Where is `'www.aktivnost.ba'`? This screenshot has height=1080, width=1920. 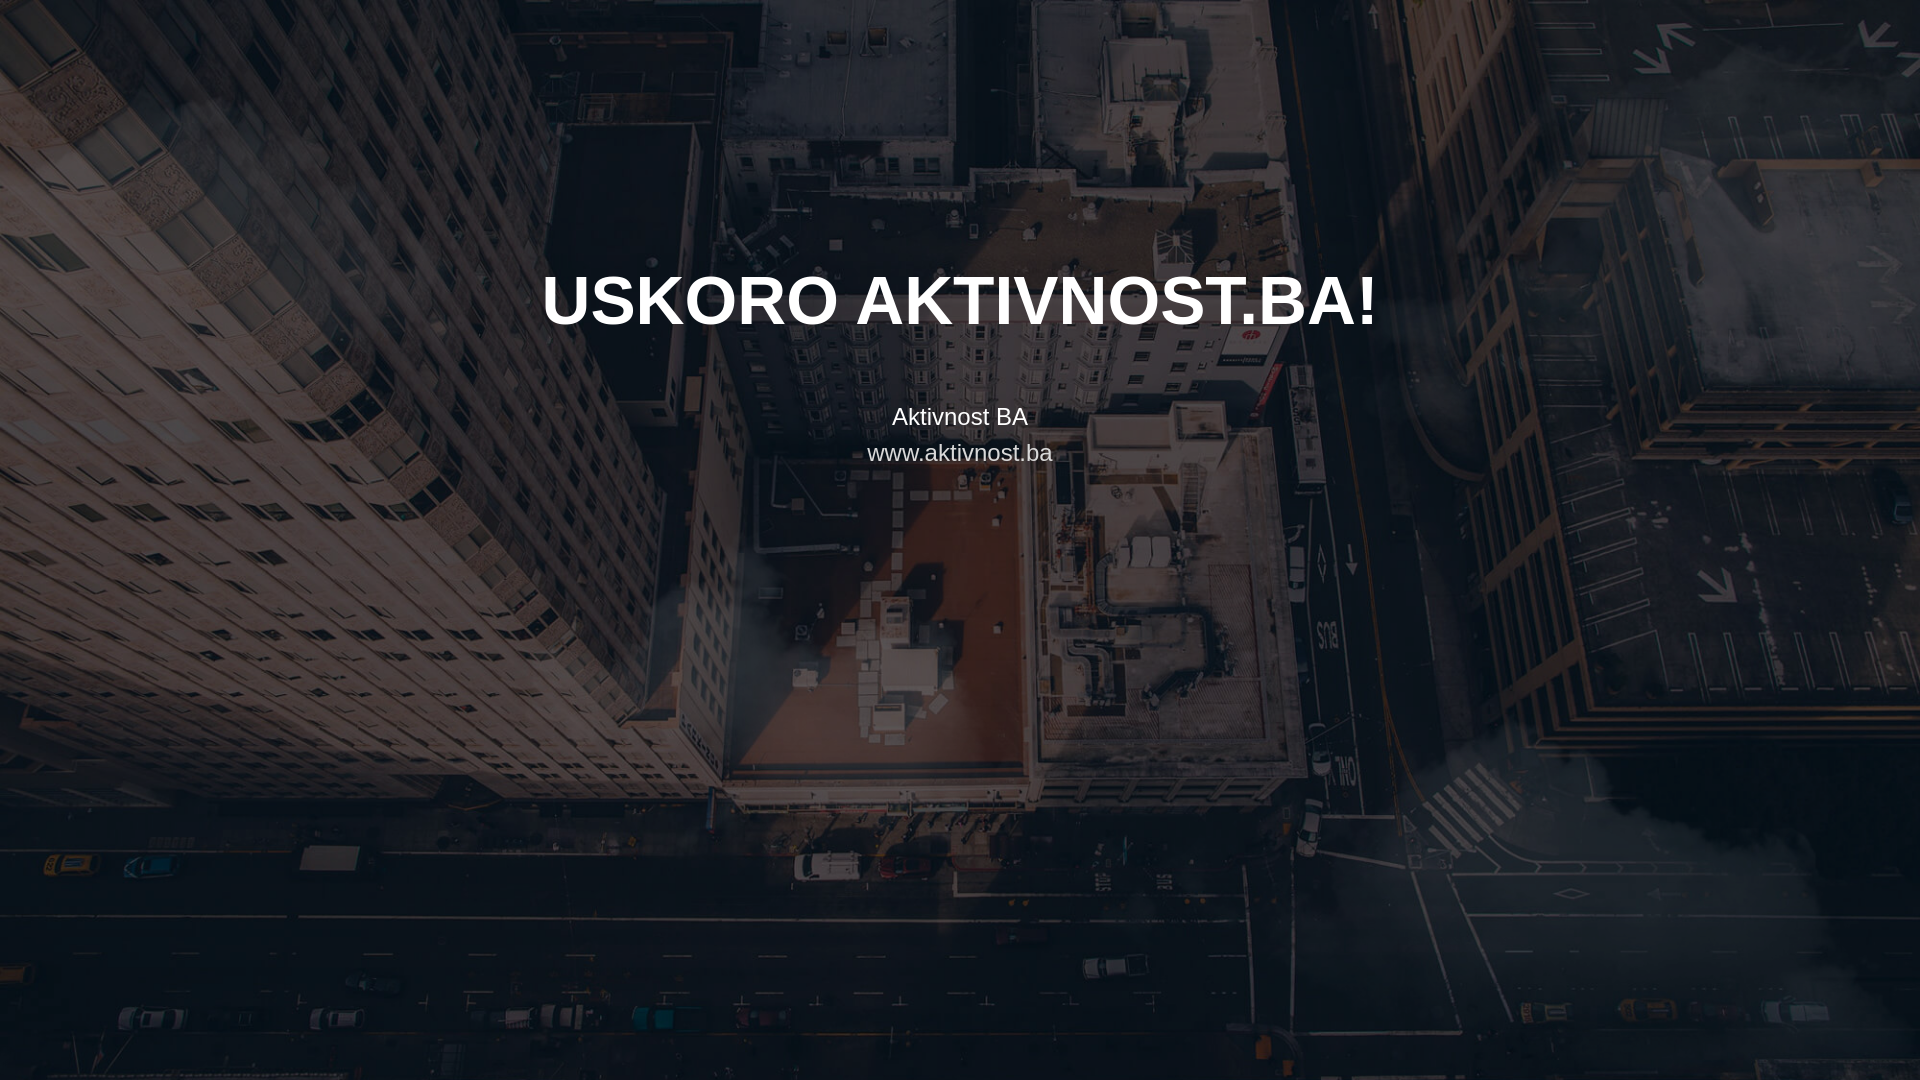
'www.aktivnost.ba' is located at coordinates (958, 452).